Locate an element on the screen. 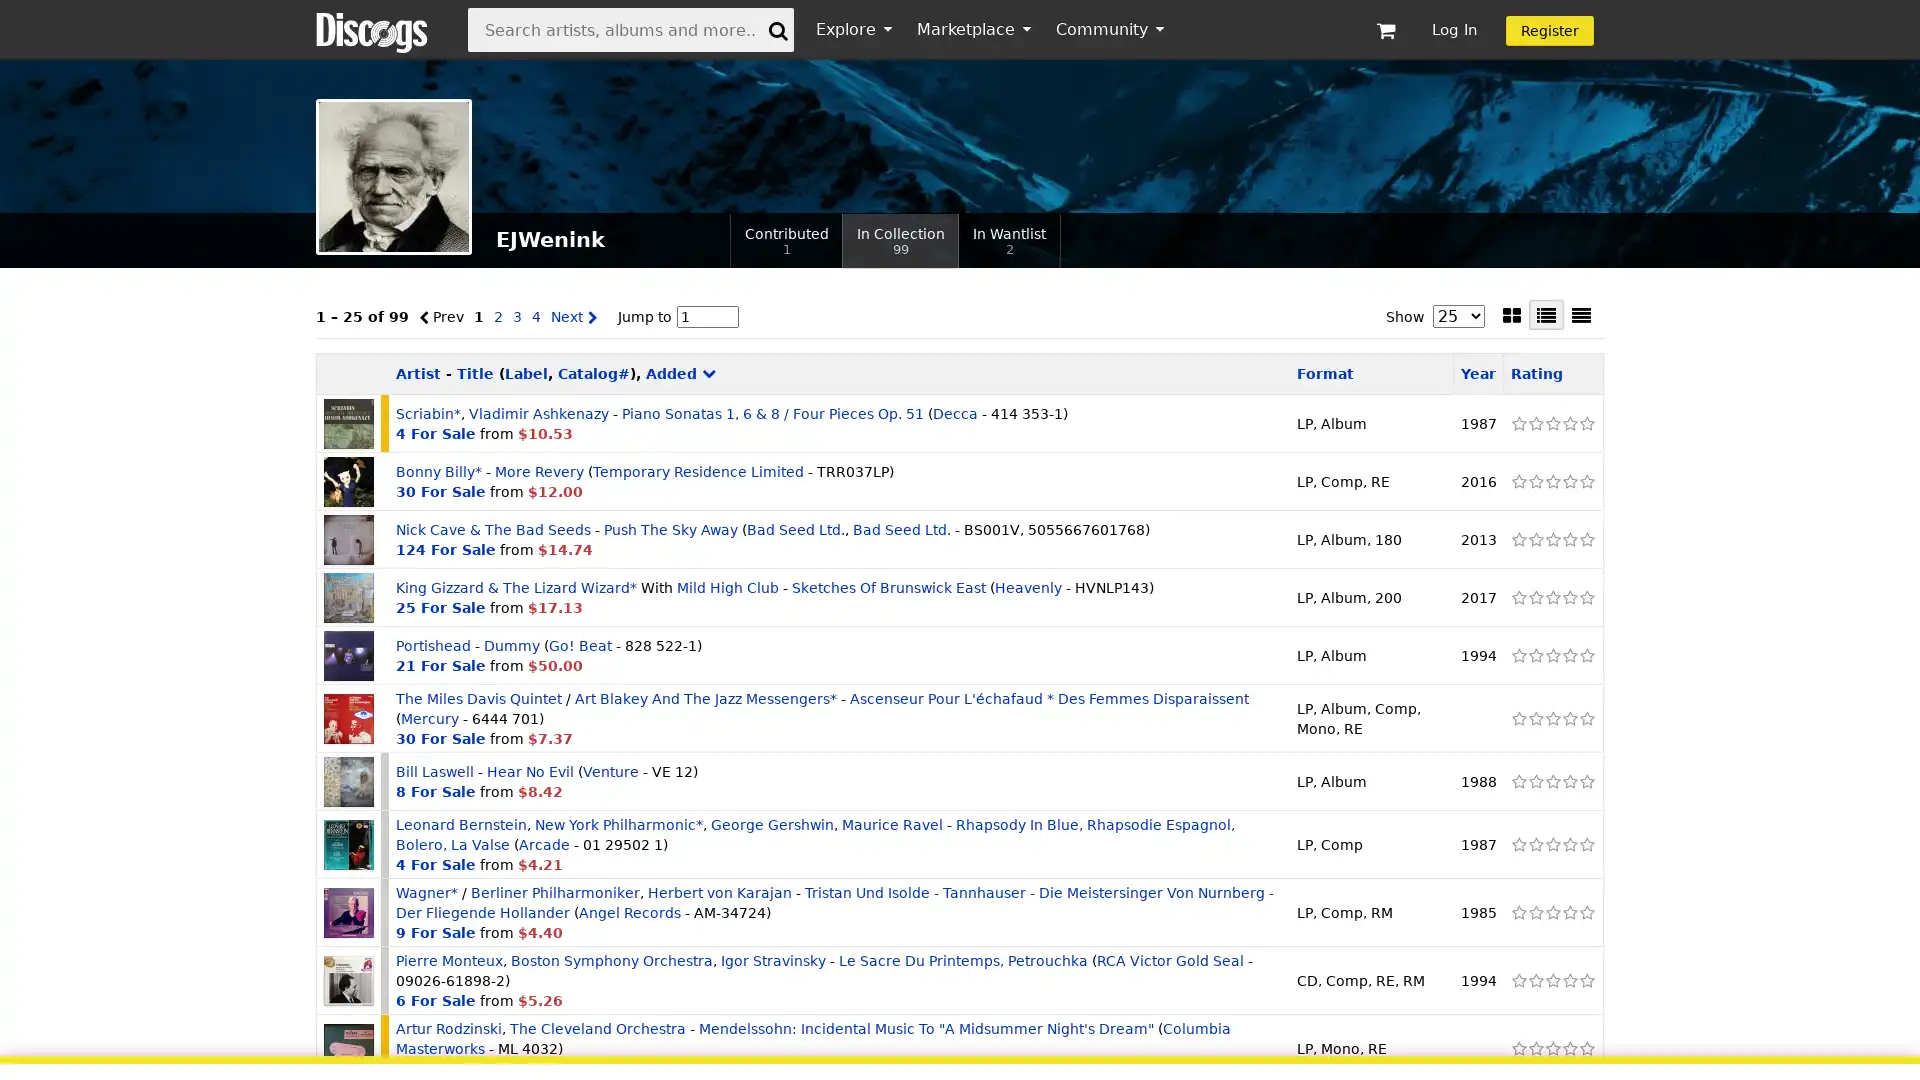  Rate this release 5 stars. is located at coordinates (1585, 913).